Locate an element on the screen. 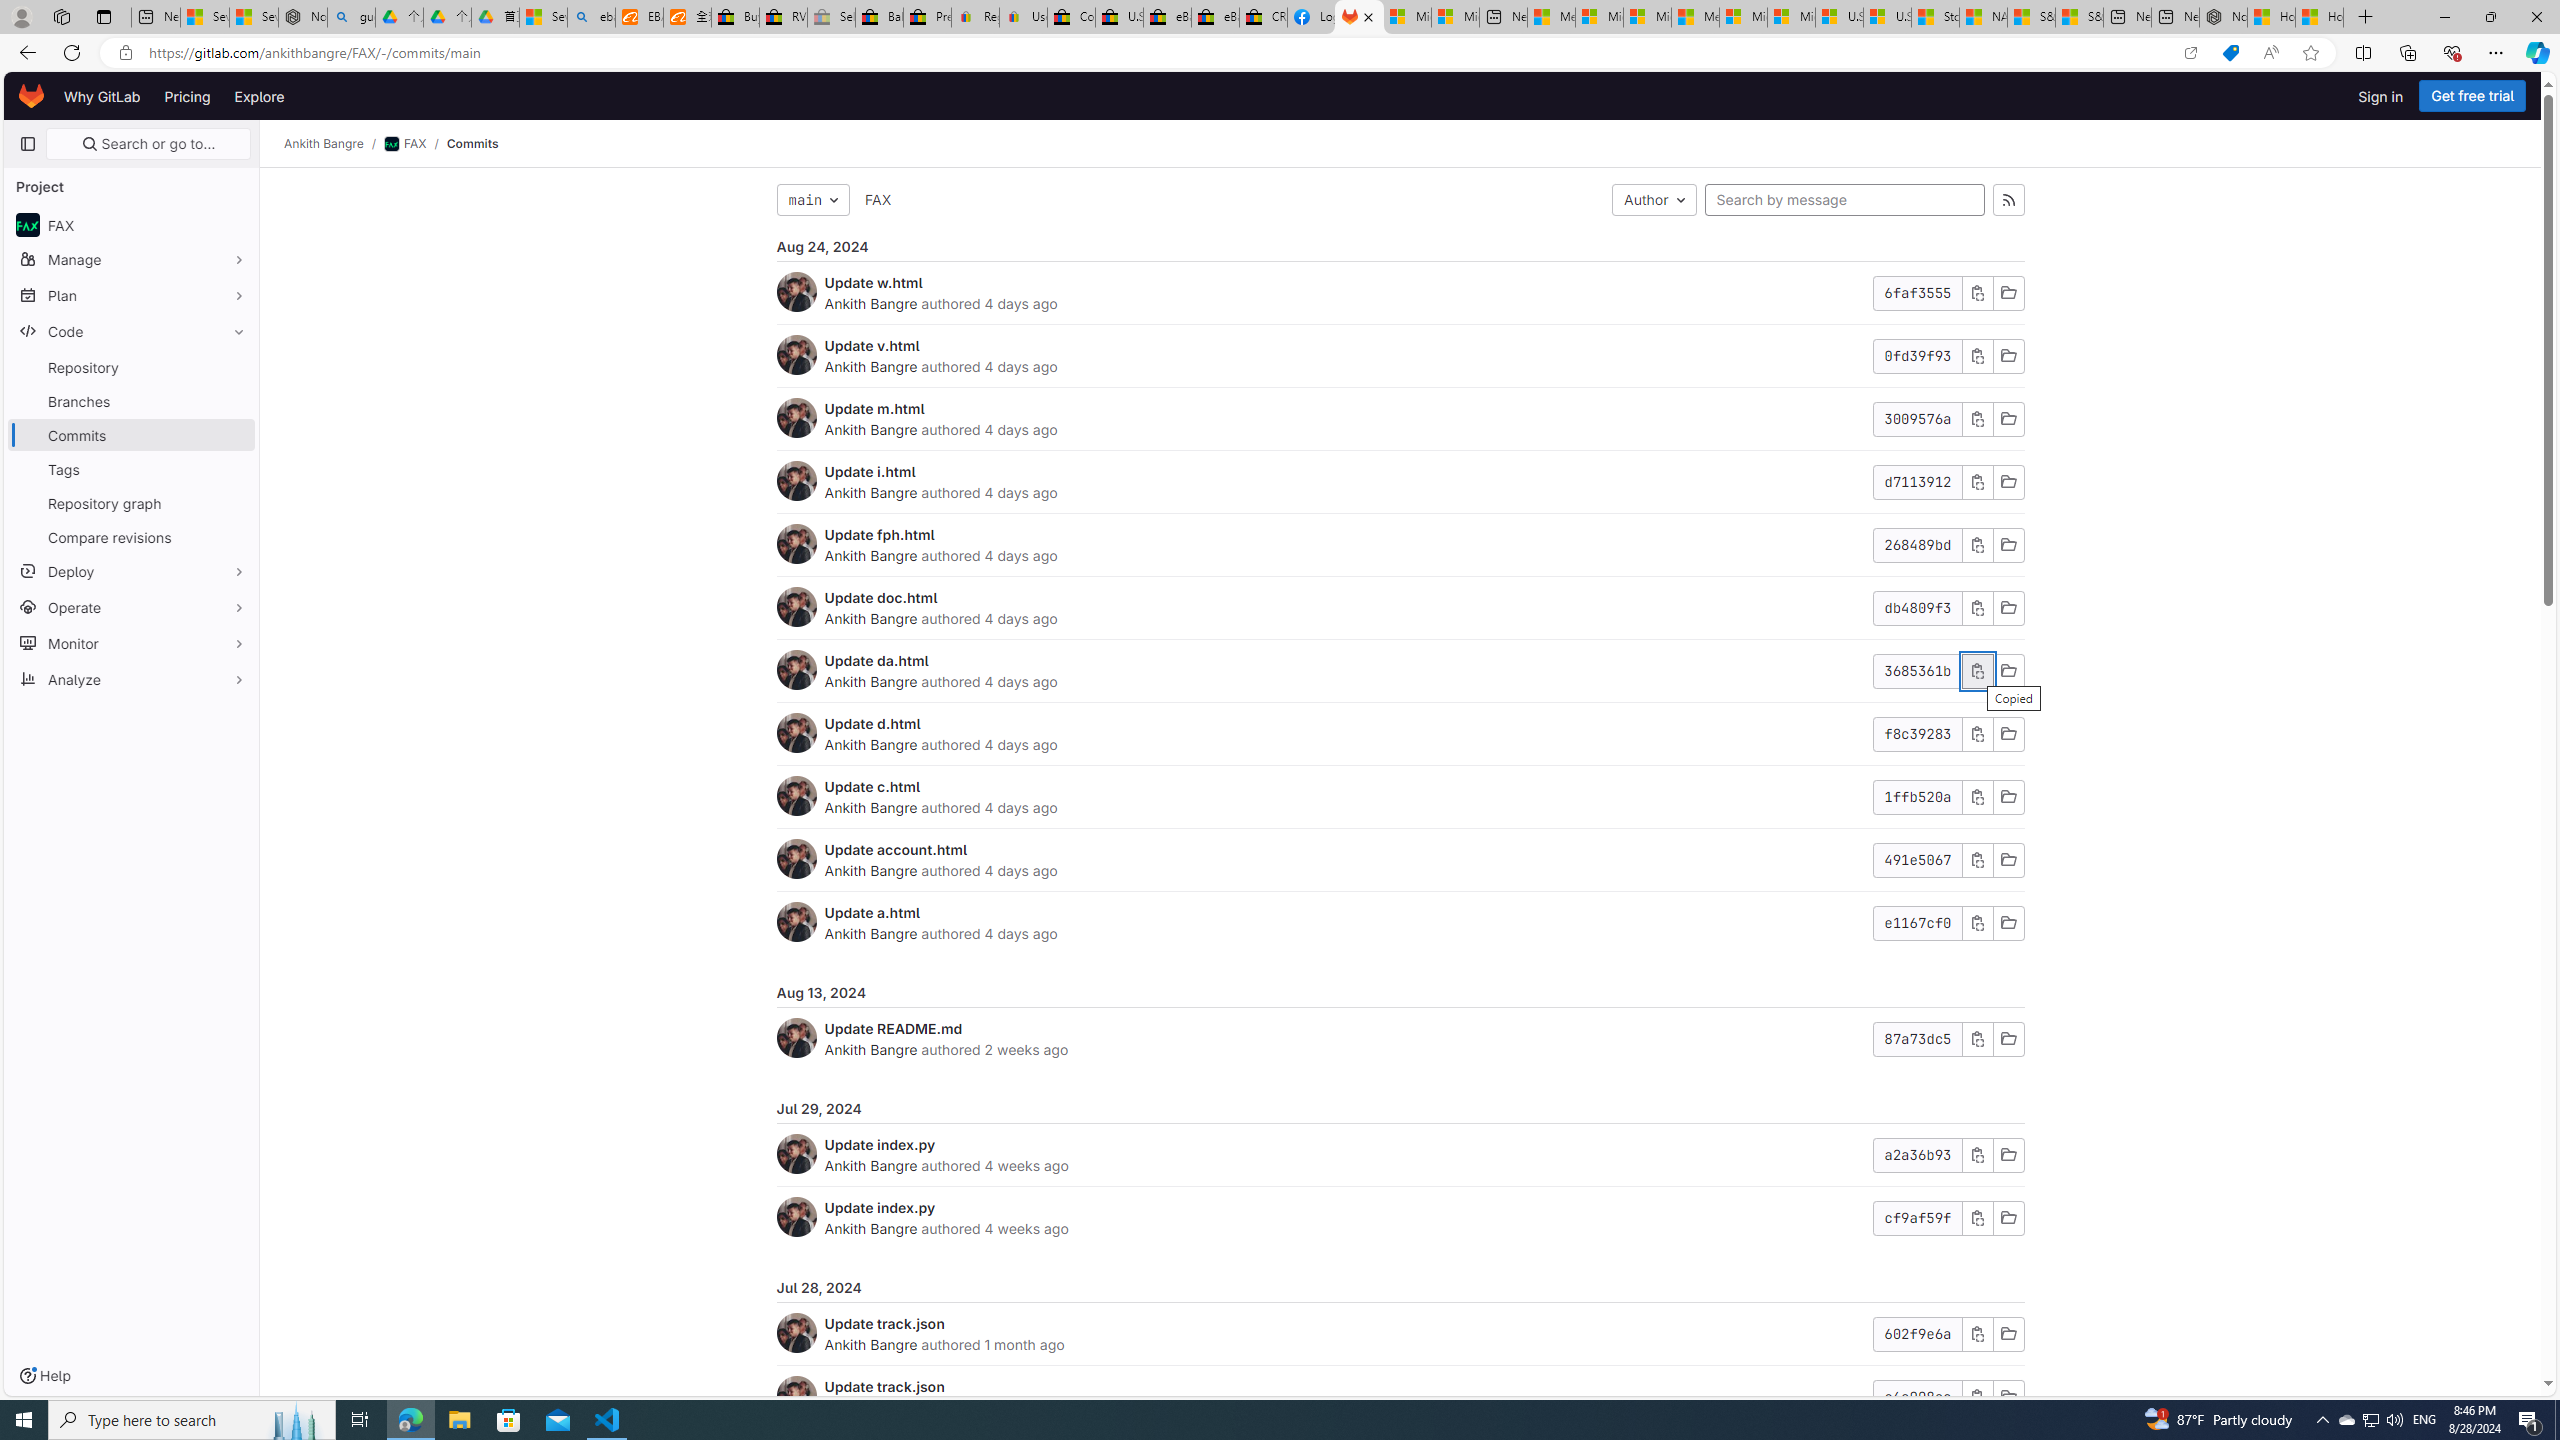 The image size is (2560, 1440). 'Monitor' is located at coordinates (130, 642).